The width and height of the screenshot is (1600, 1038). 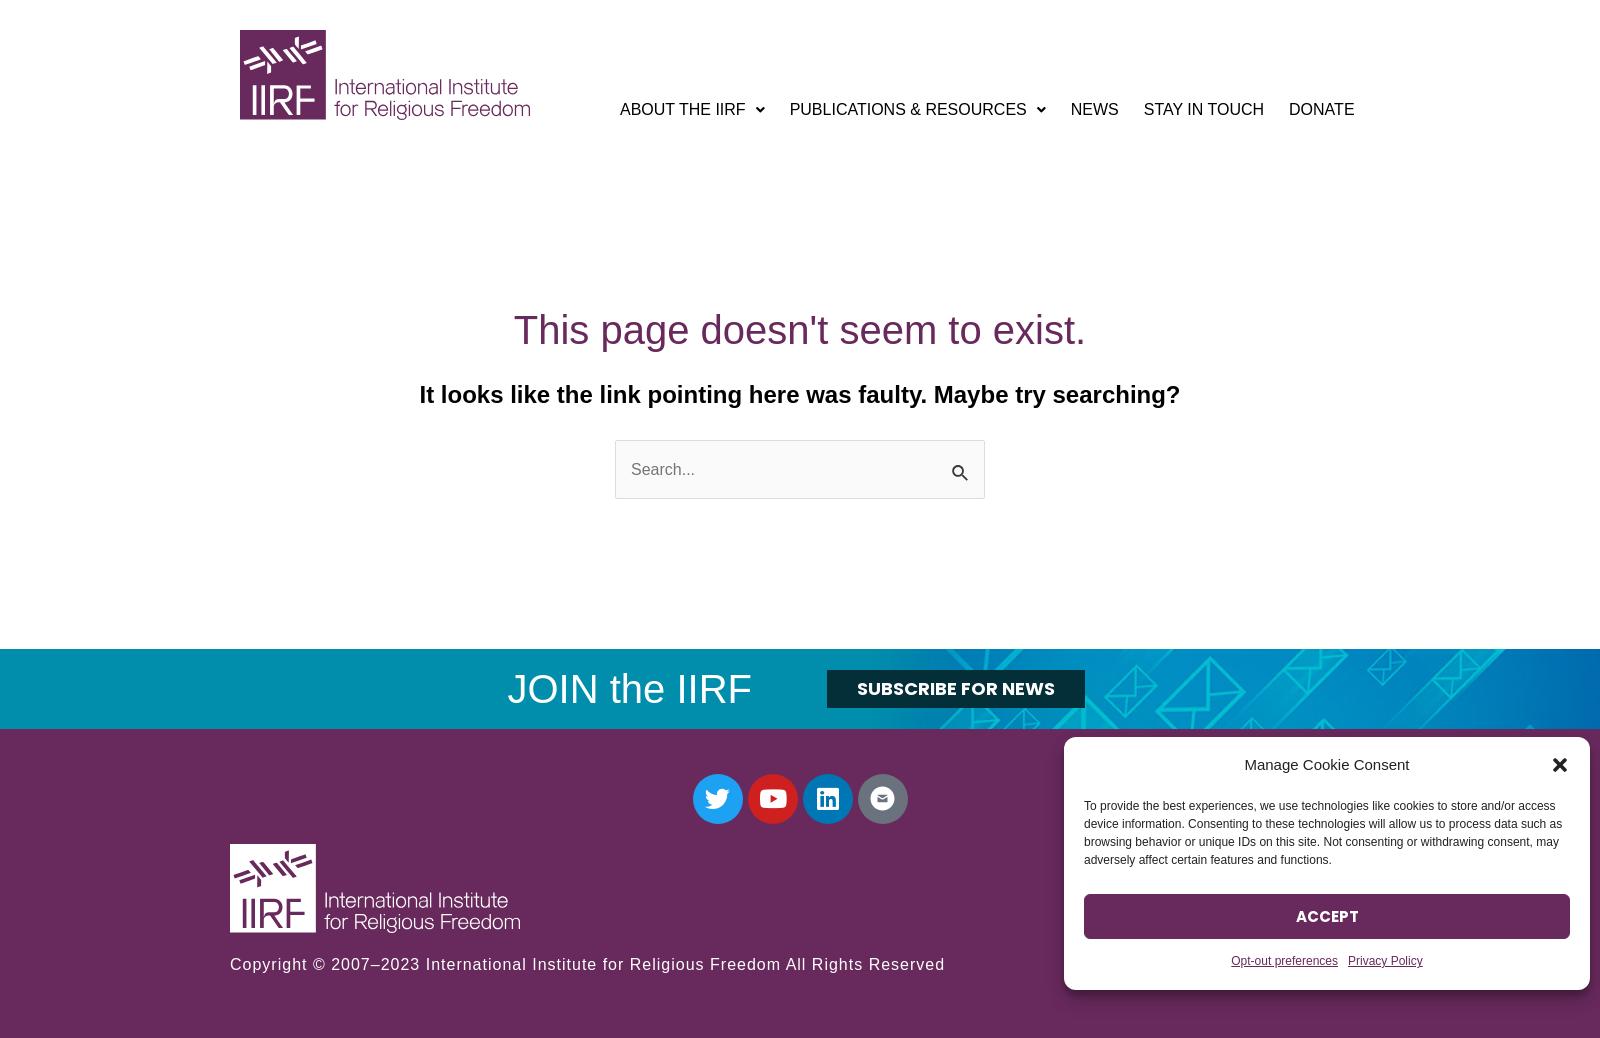 I want to click on 'Stay In Touch', so click(x=1202, y=108).